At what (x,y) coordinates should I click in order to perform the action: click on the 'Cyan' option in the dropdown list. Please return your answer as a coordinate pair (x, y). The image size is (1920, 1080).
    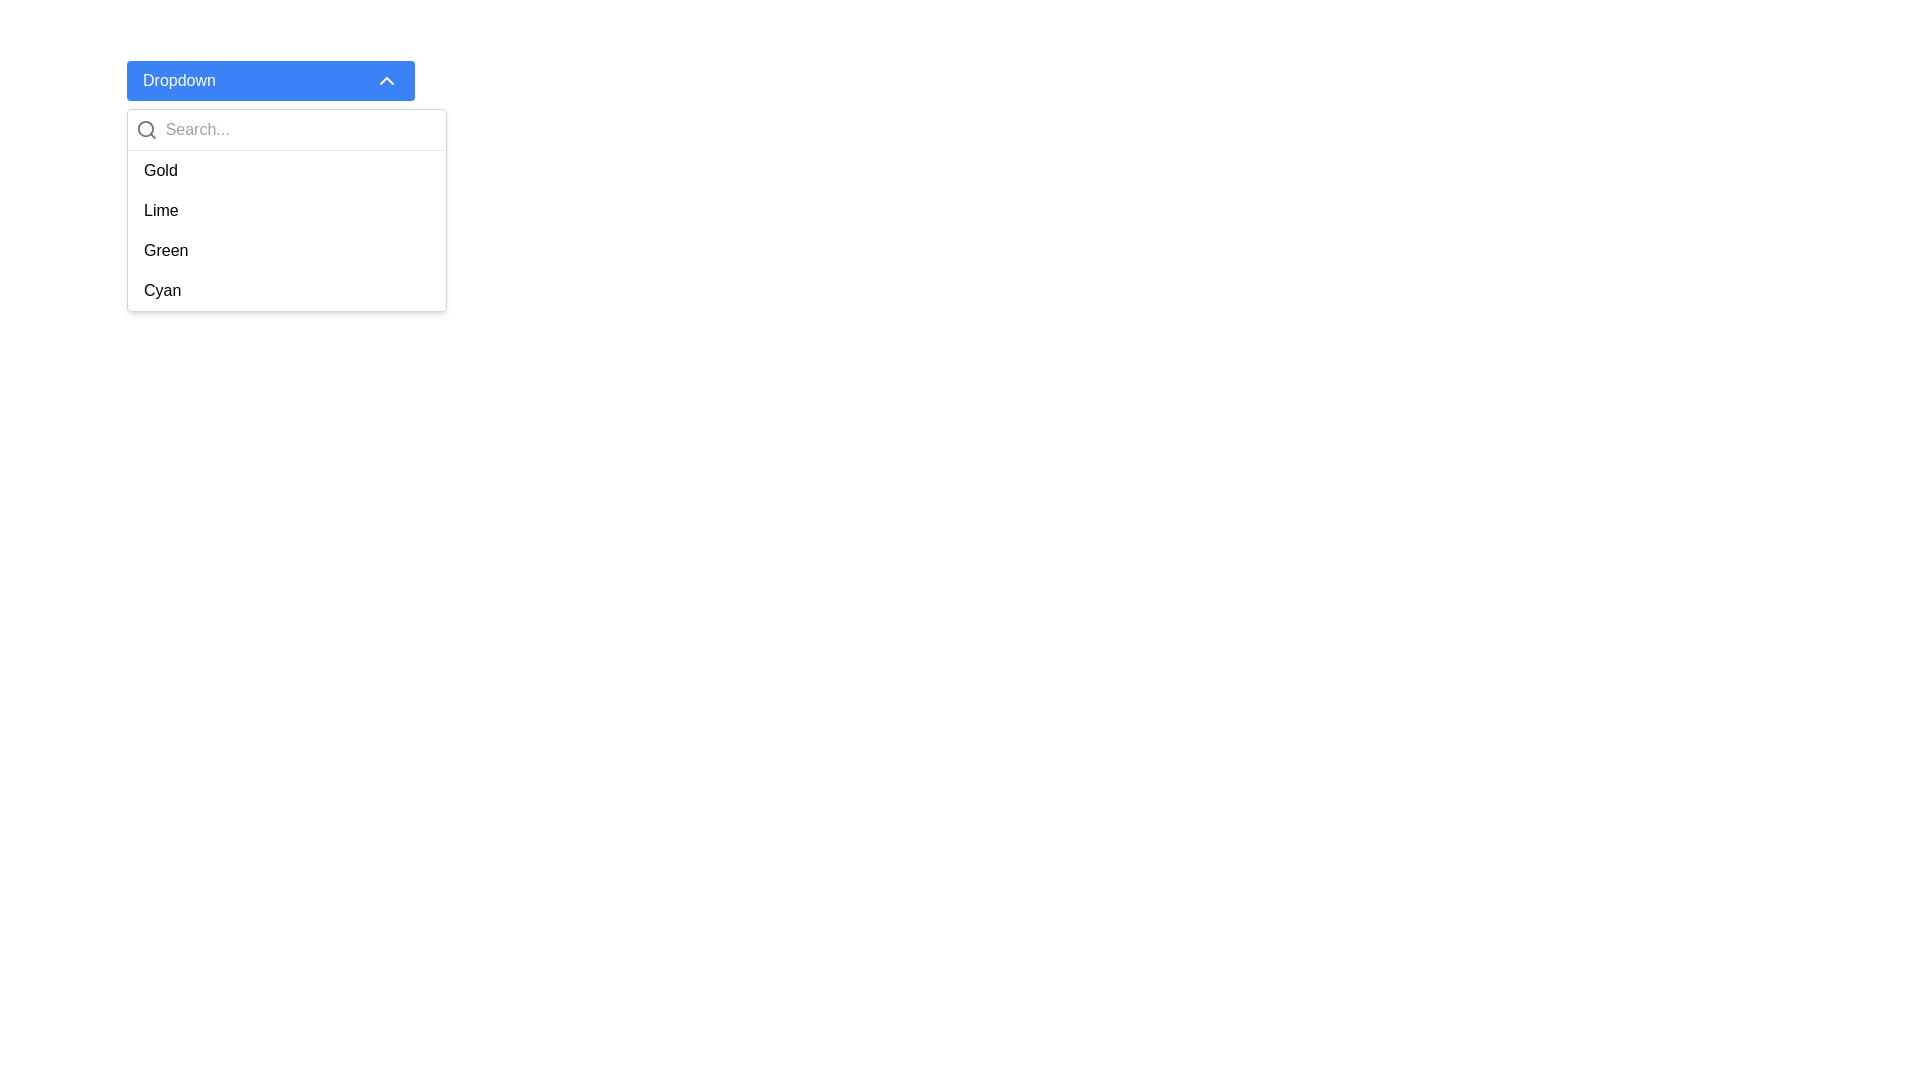
    Looking at the image, I should click on (162, 290).